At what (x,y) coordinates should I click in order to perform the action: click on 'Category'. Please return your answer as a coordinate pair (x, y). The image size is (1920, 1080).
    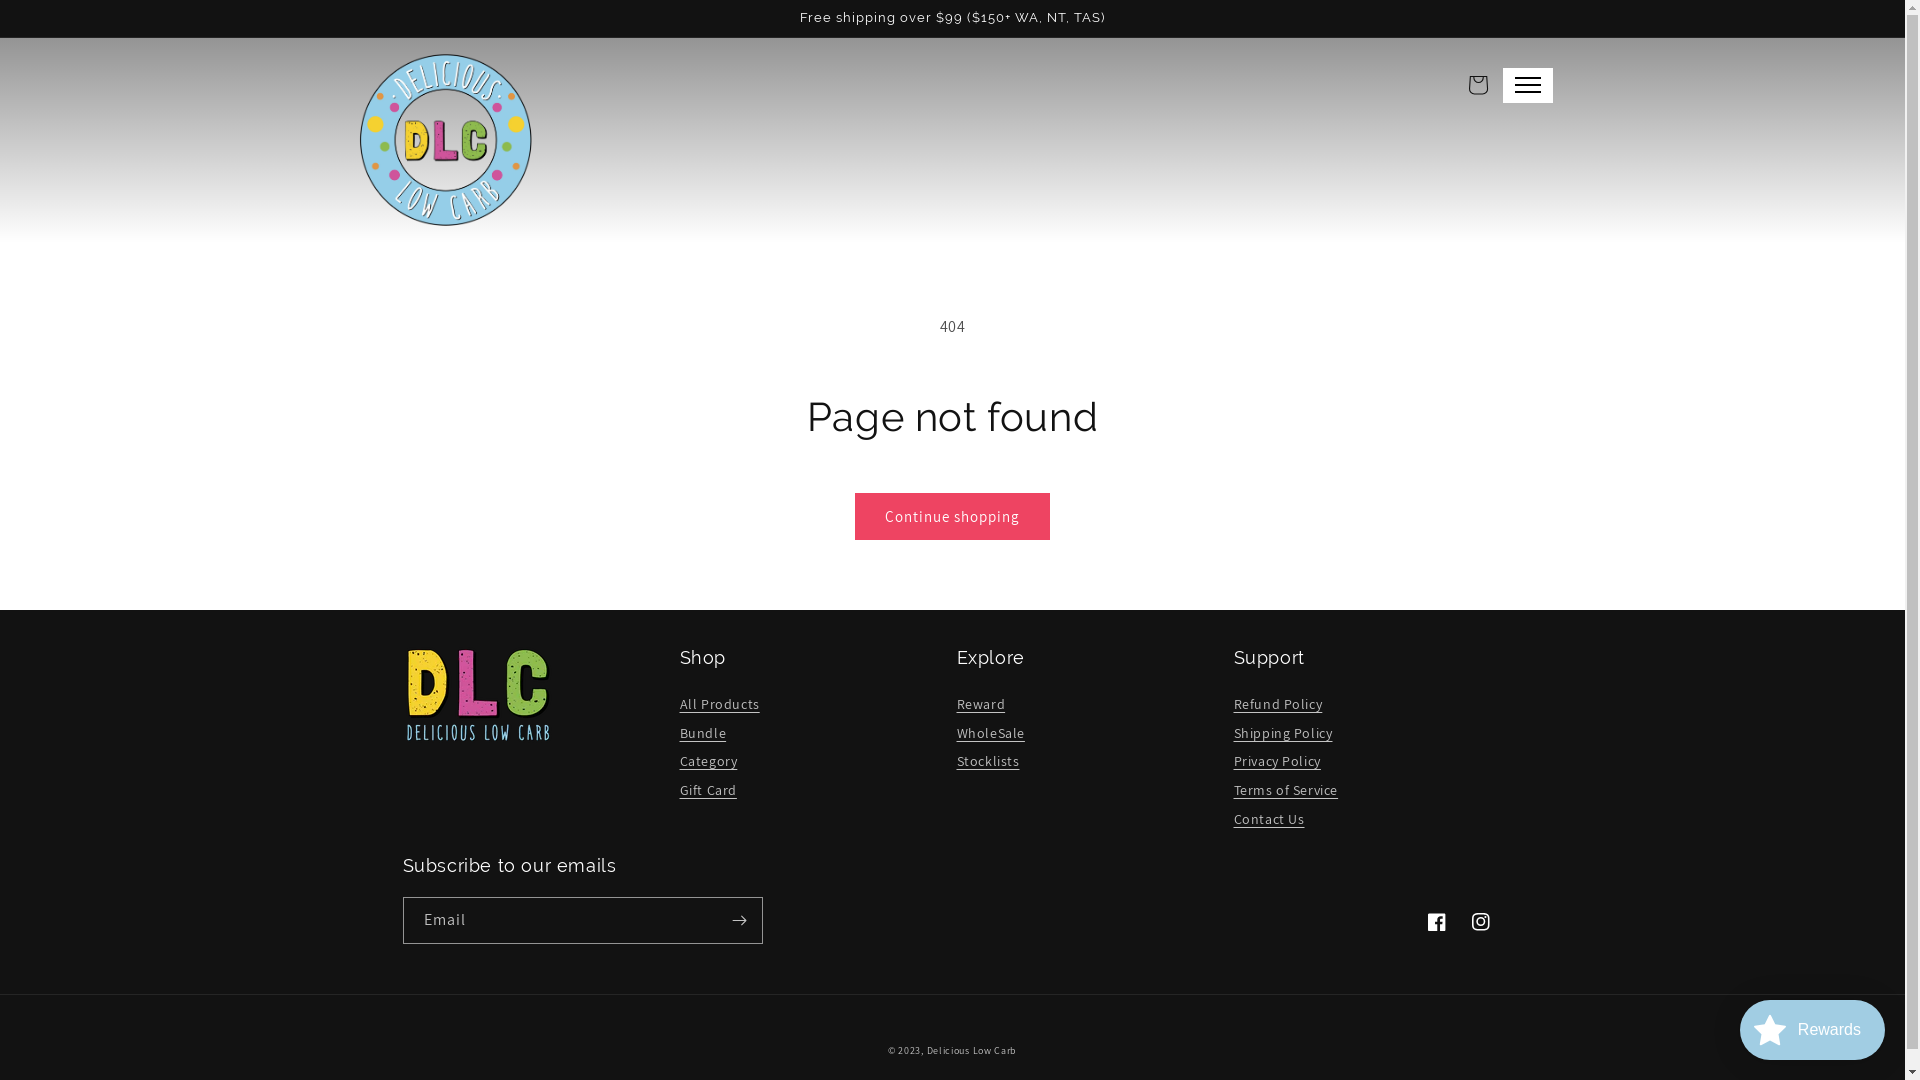
    Looking at the image, I should click on (709, 761).